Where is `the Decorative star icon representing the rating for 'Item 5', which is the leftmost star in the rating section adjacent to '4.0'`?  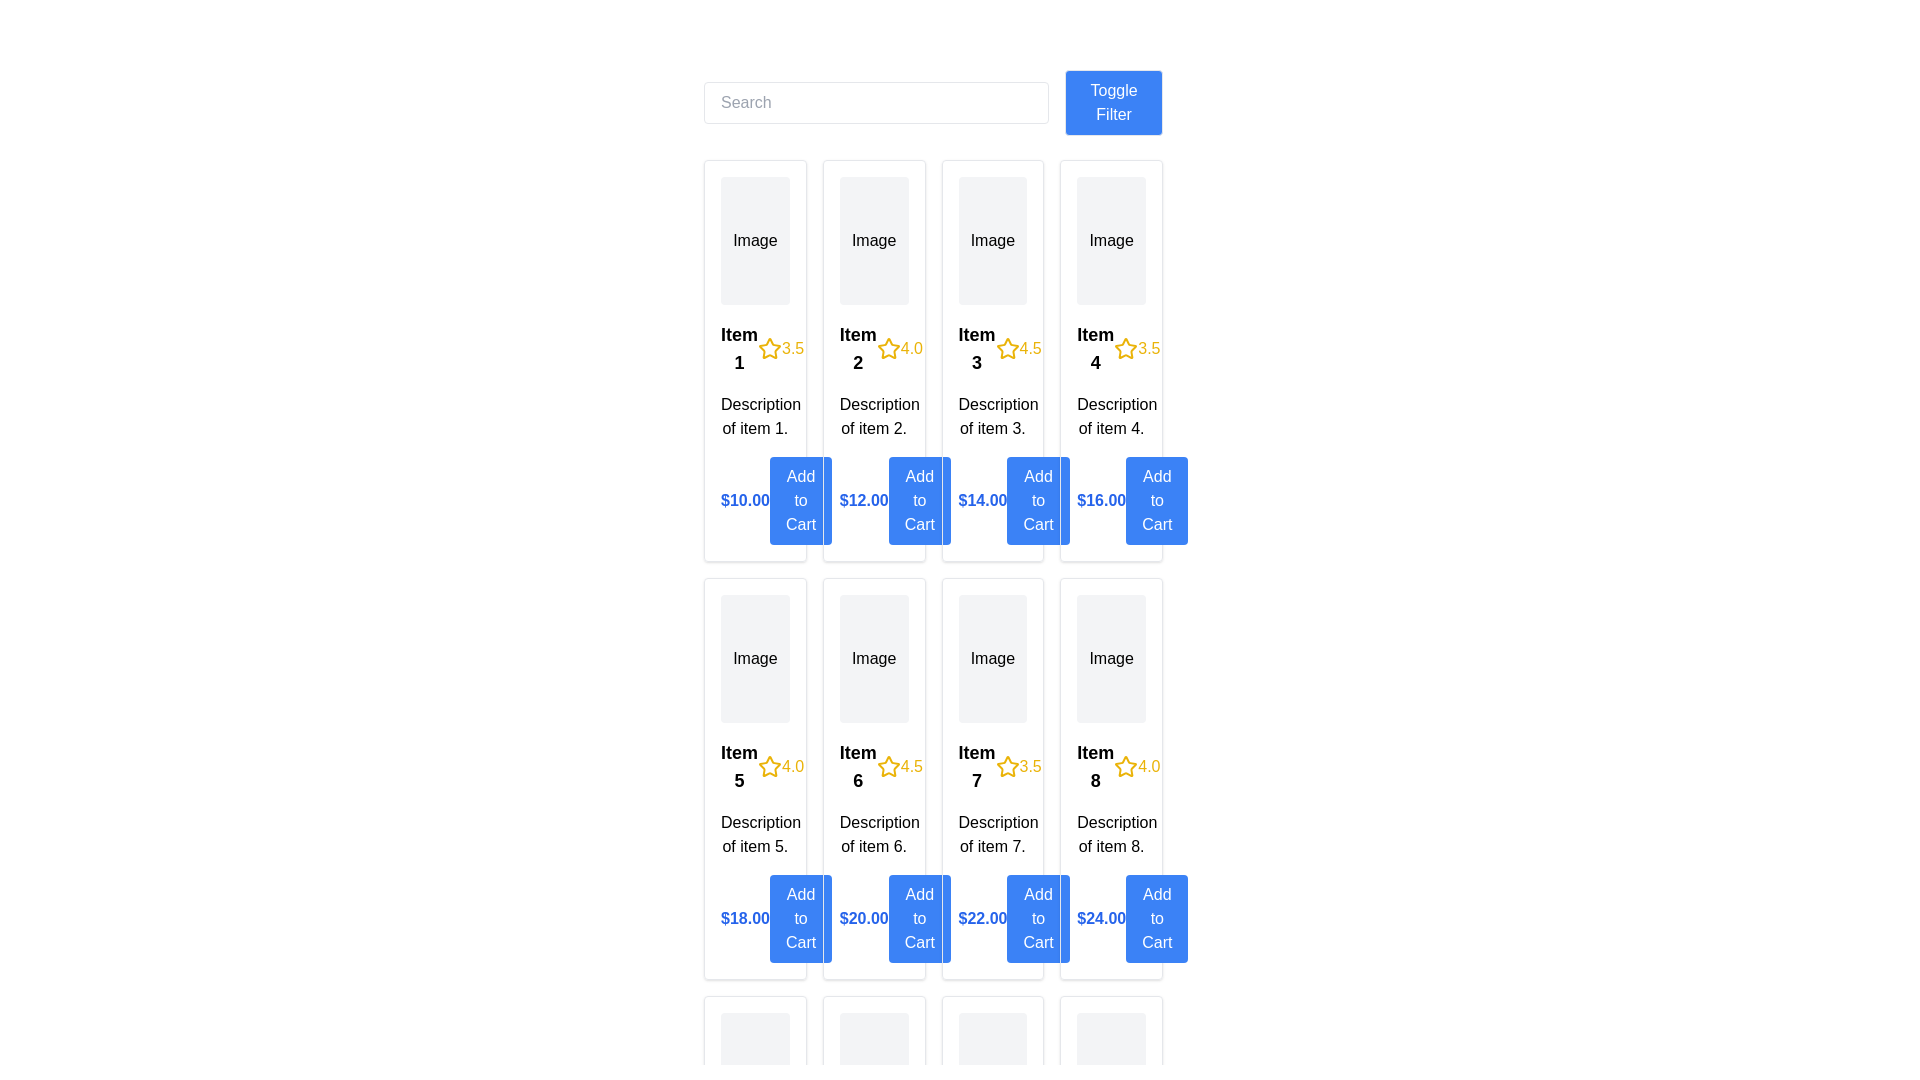
the Decorative star icon representing the rating for 'Item 5', which is the leftmost star in the rating section adjacent to '4.0' is located at coordinates (768, 765).